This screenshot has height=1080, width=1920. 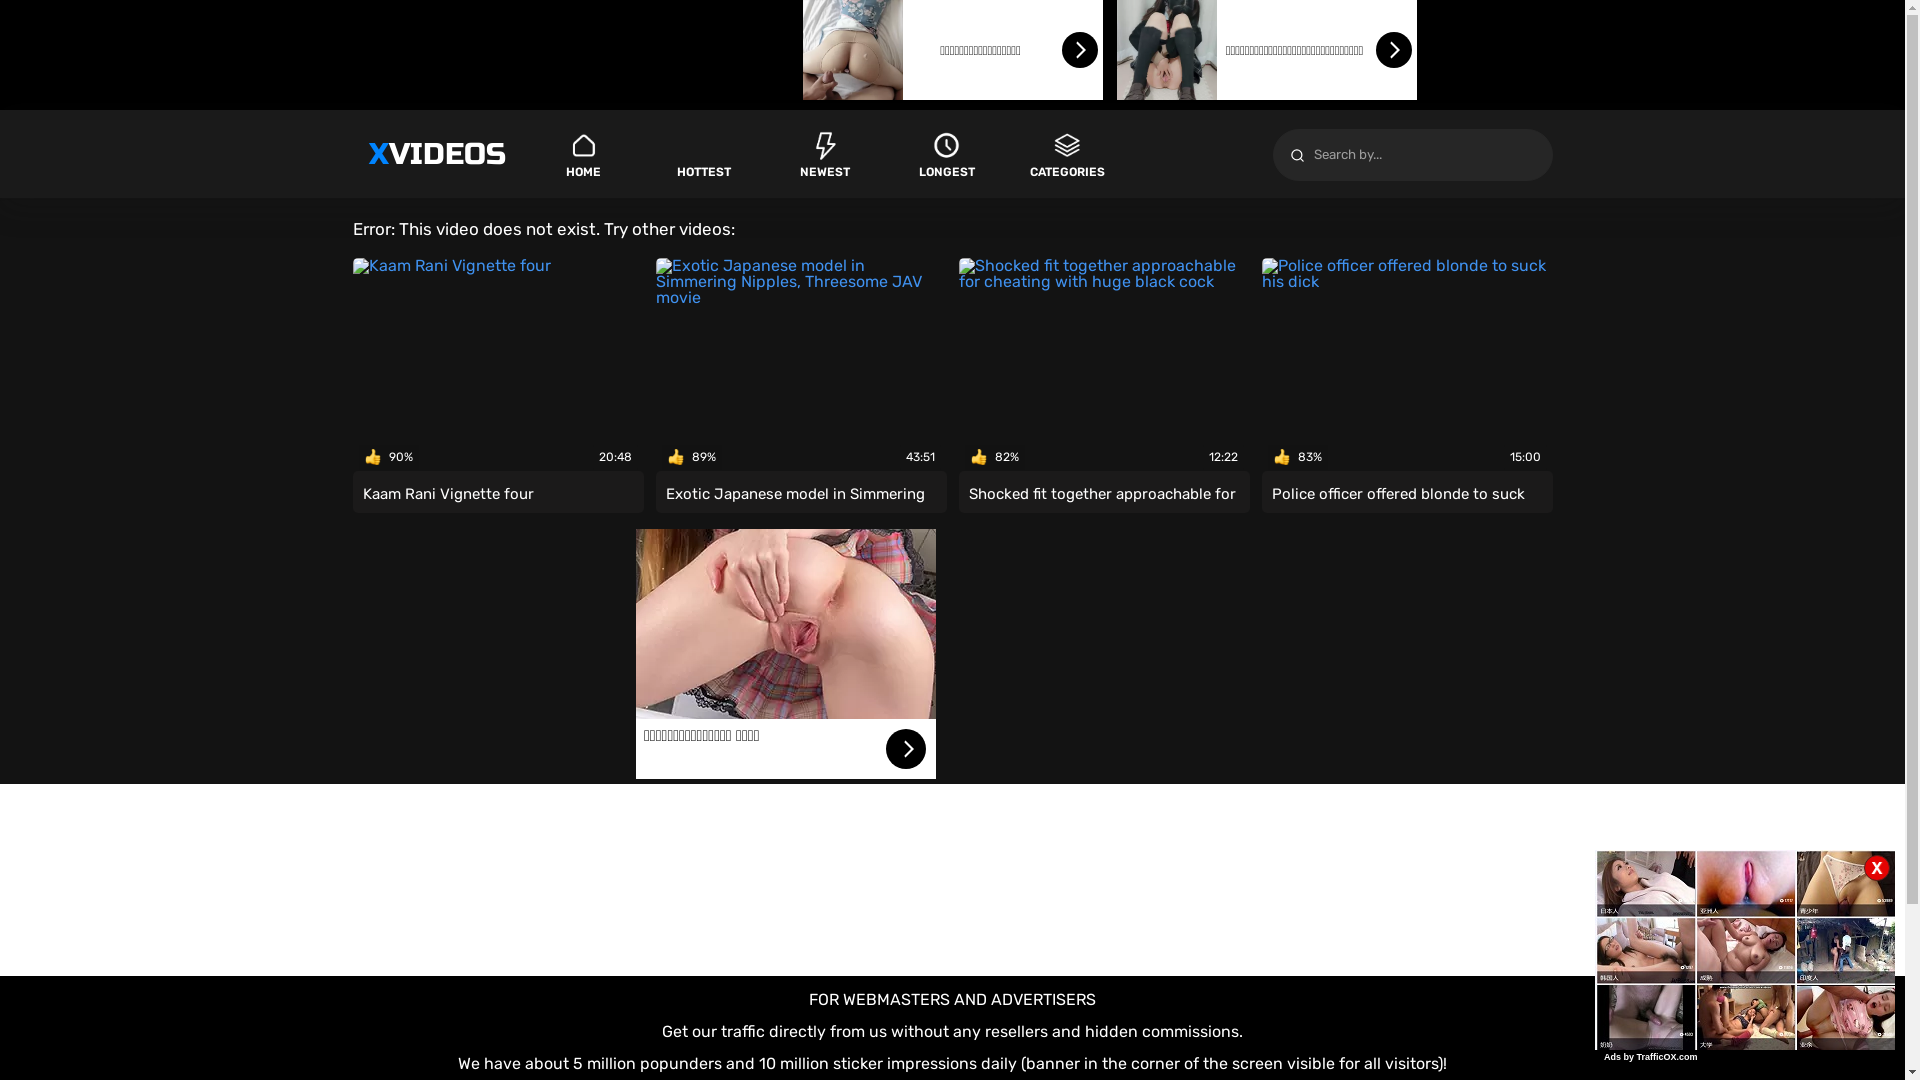 What do you see at coordinates (497, 366) in the screenshot?
I see `'90%` at bounding box center [497, 366].